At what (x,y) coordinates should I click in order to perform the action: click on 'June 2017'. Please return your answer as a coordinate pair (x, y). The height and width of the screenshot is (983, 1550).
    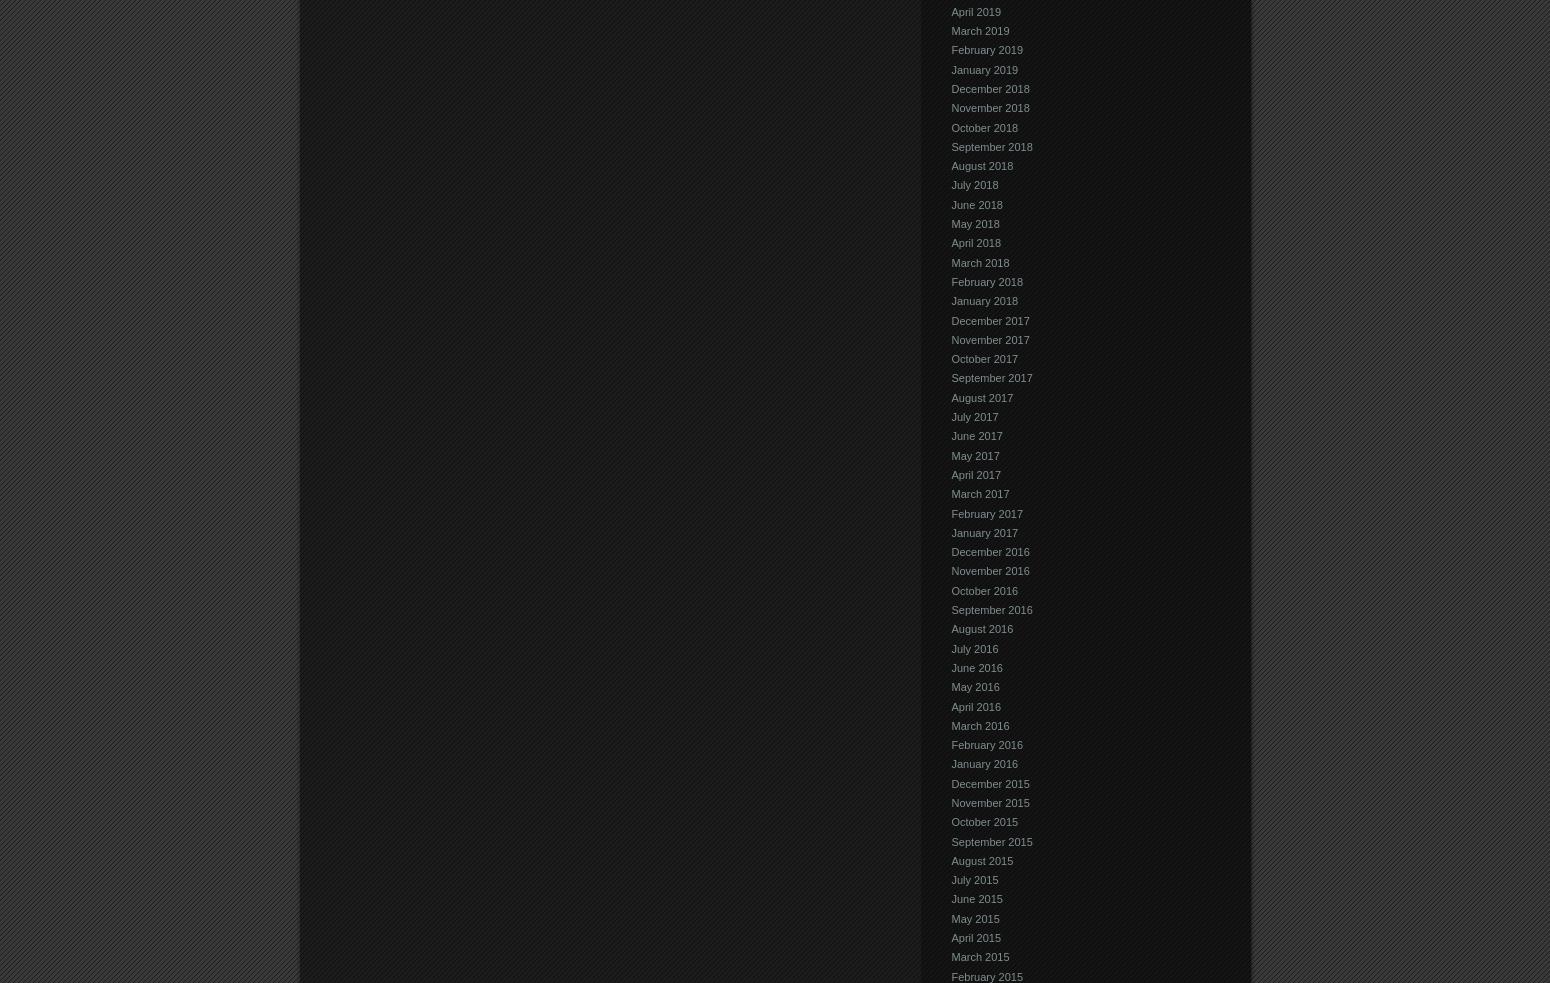
    Looking at the image, I should click on (975, 434).